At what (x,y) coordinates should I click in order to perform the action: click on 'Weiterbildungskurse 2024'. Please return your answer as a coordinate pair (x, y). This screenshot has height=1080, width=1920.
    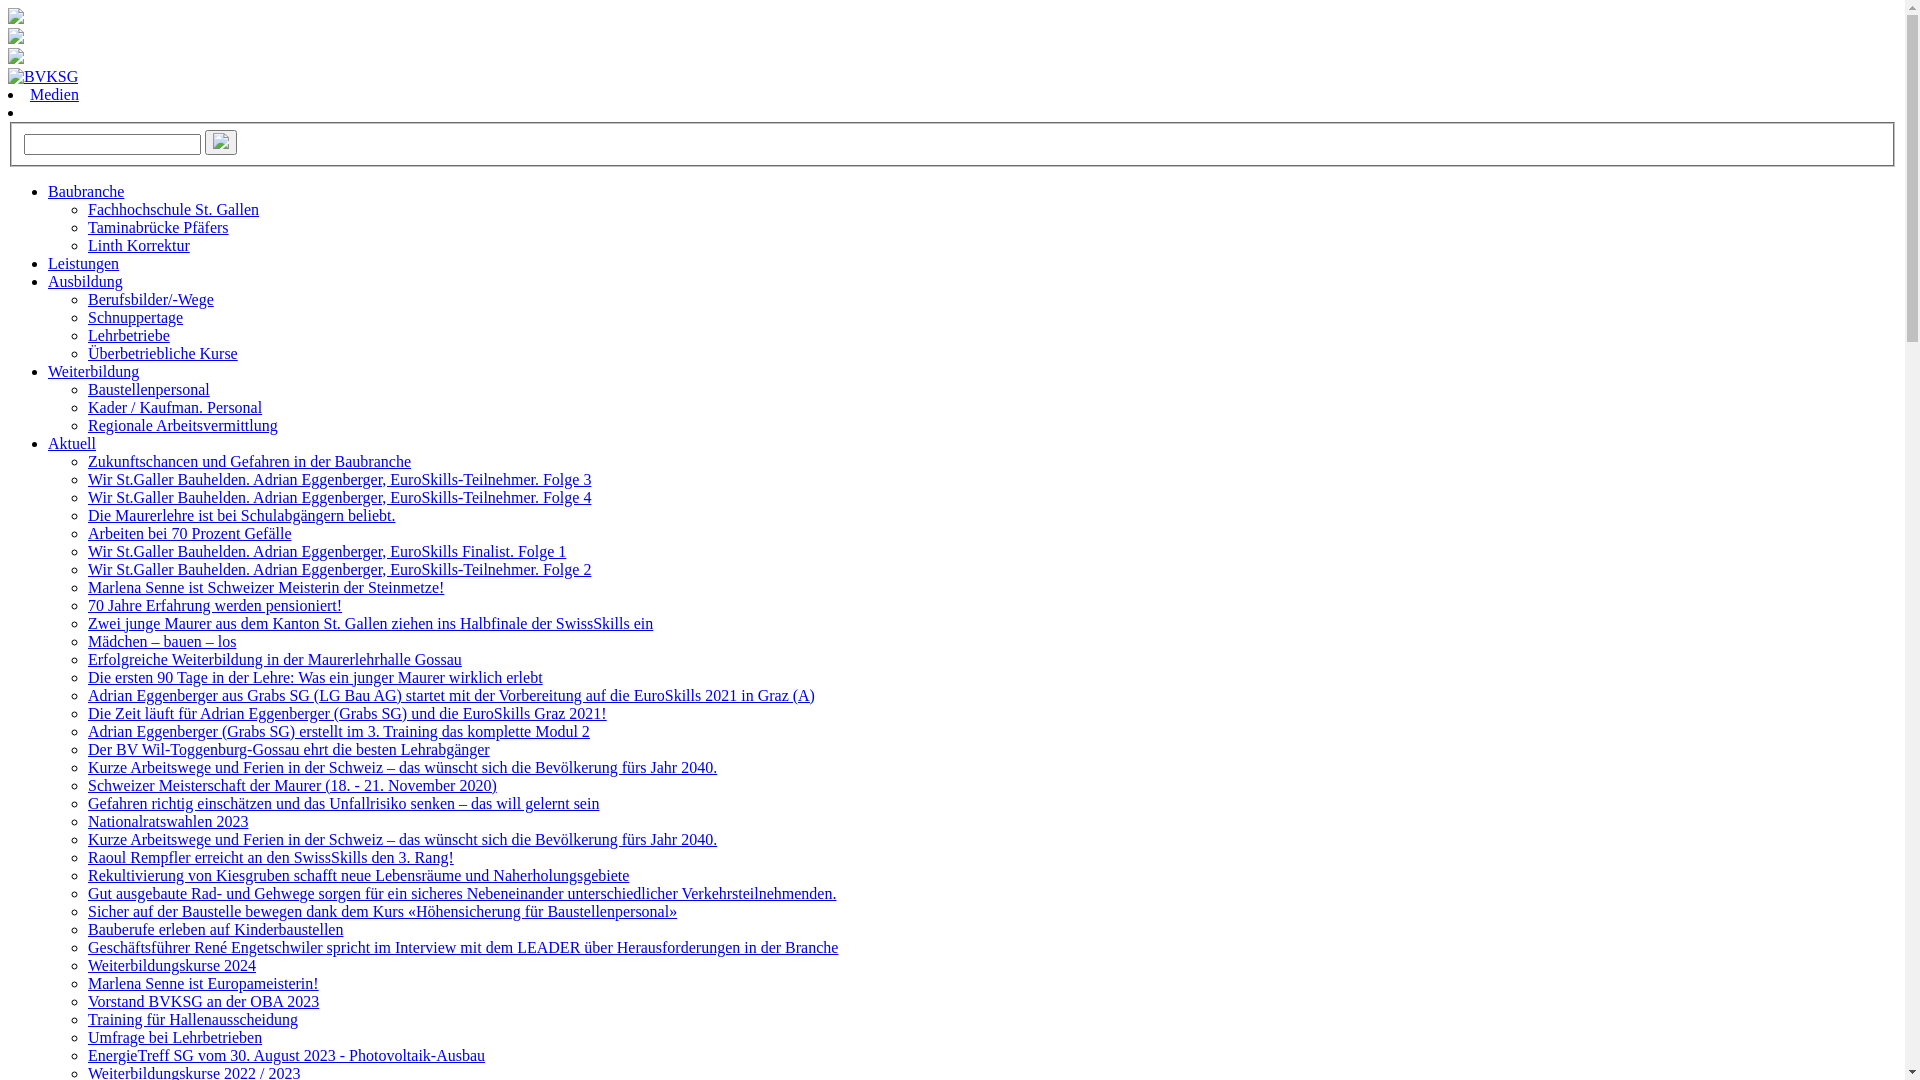
    Looking at the image, I should click on (172, 964).